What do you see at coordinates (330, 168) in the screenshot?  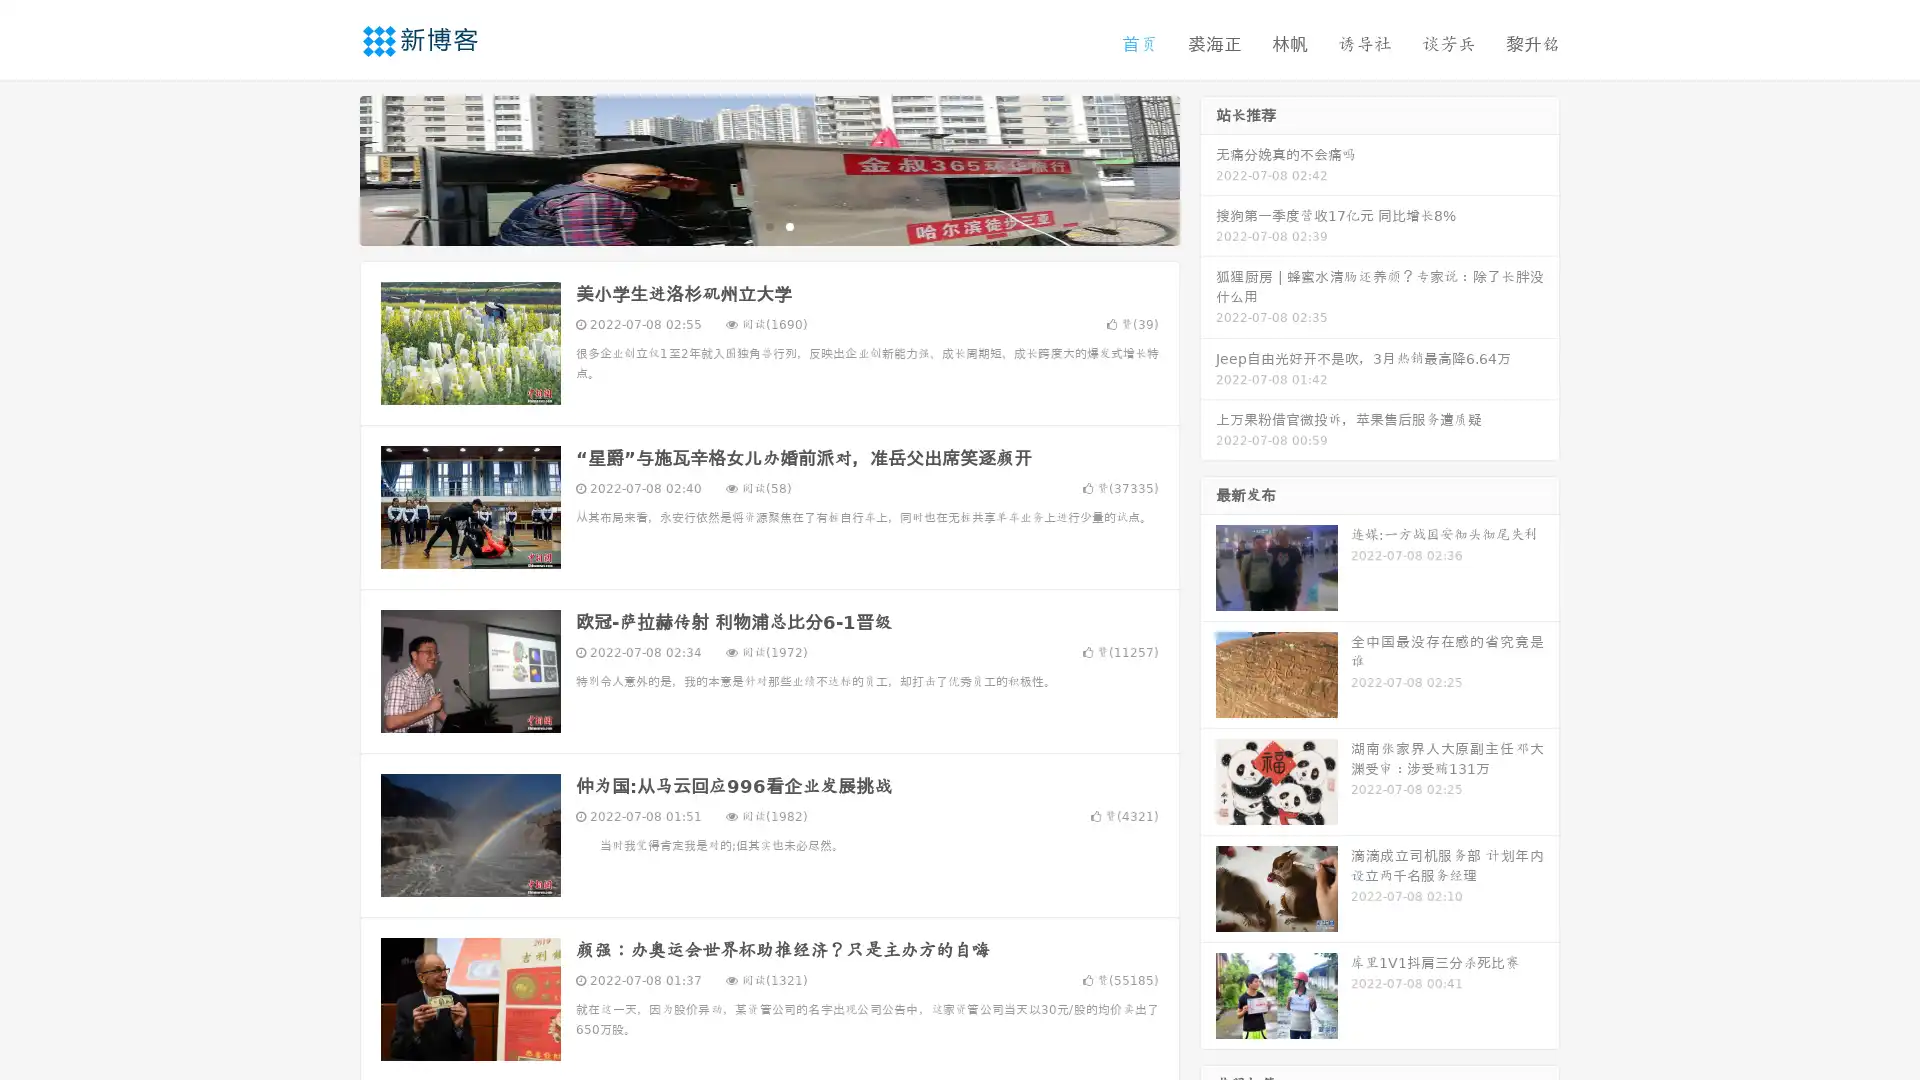 I see `Previous slide` at bounding box center [330, 168].